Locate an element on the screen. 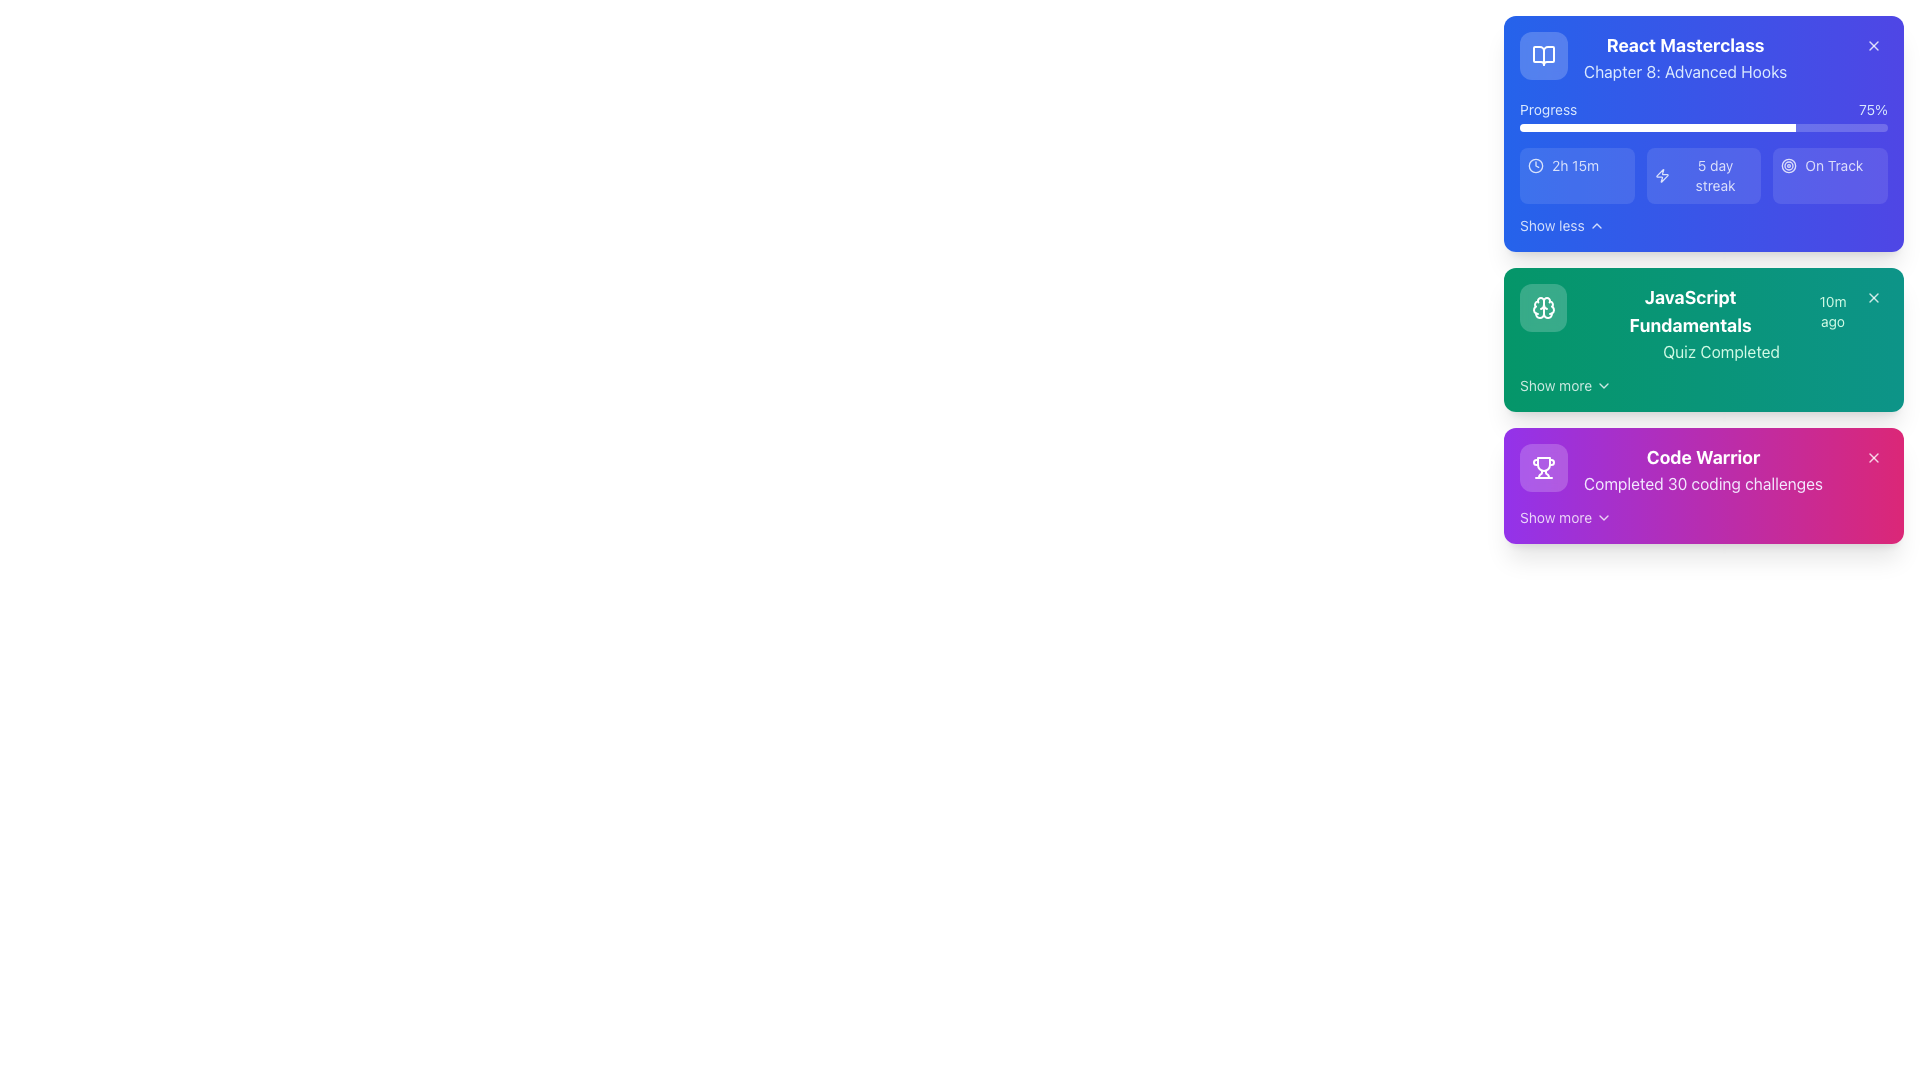 The image size is (1920, 1080). the Status card that displays 'JavaScript Fundamentals' in bold white text on a green background, positioned between a blue panel above and a pink panel below is located at coordinates (1688, 323).